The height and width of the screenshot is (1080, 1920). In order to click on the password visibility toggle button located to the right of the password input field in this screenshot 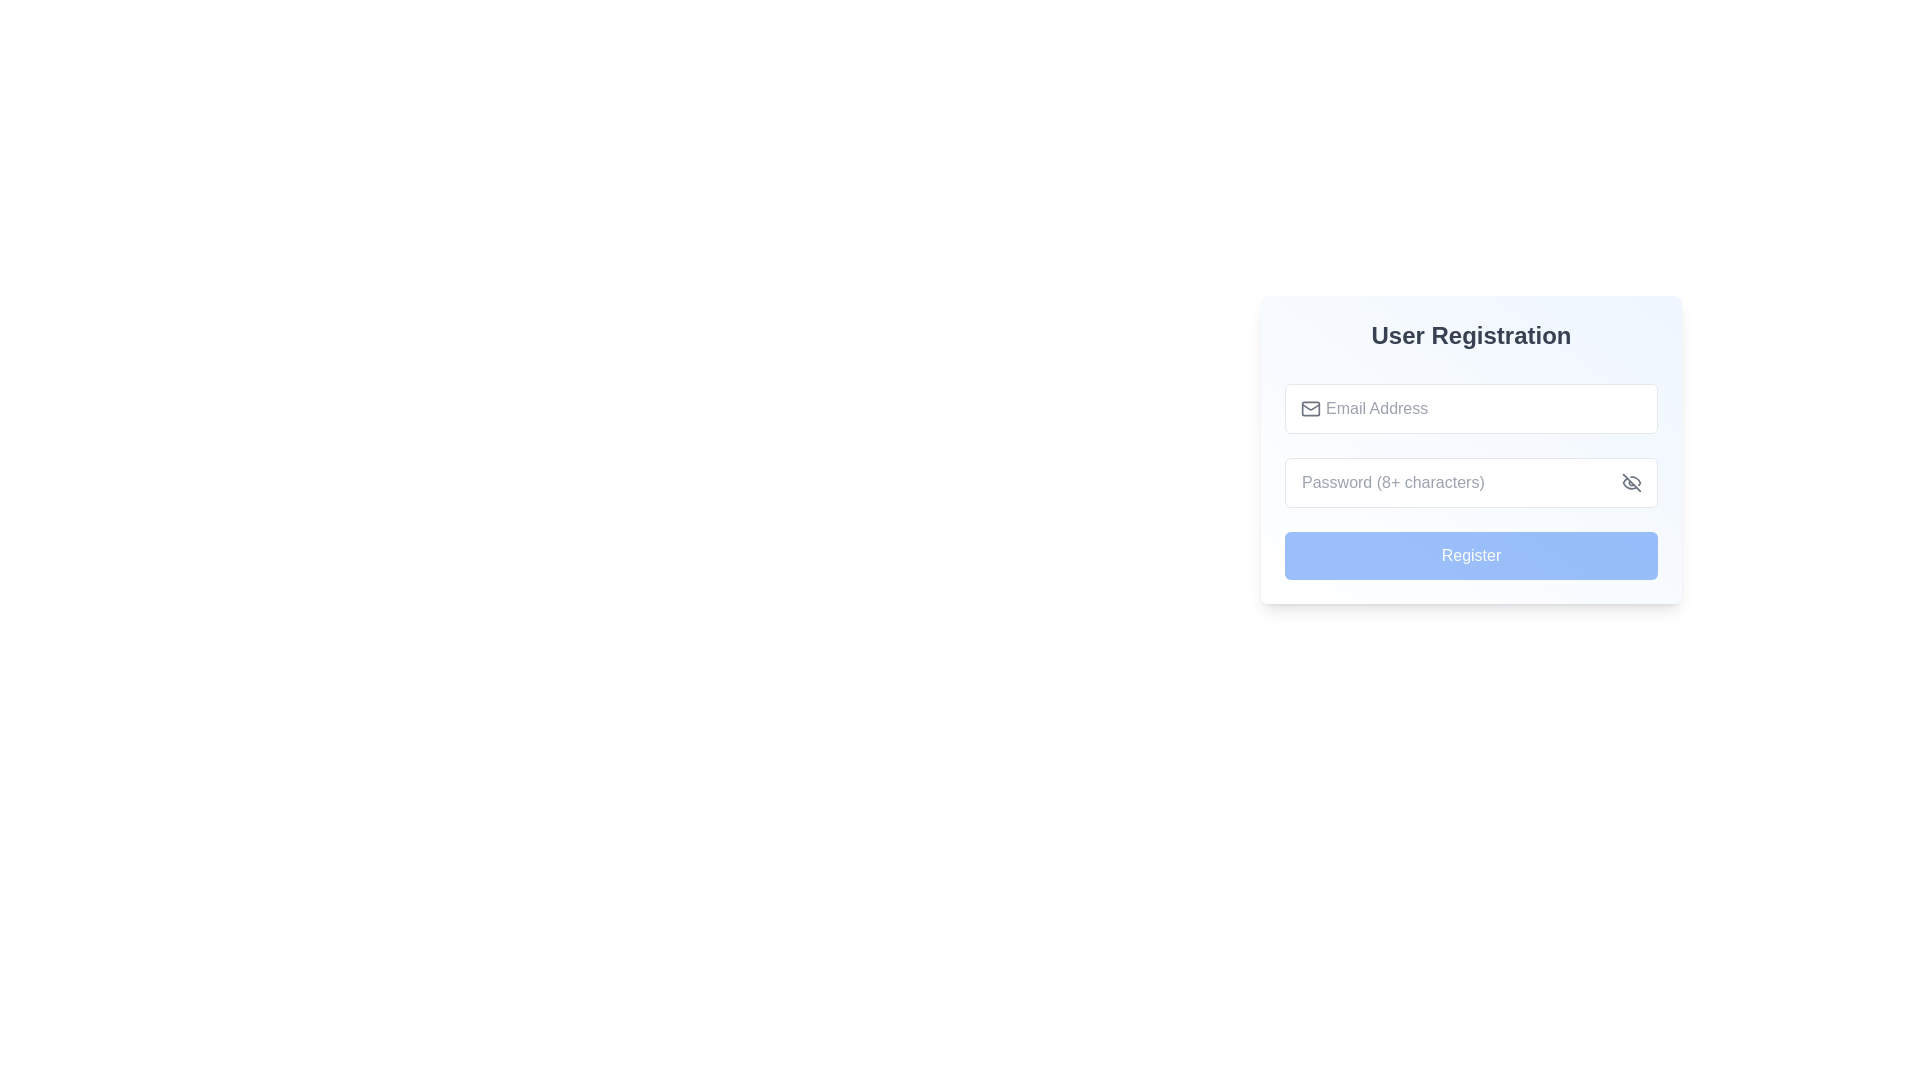, I will do `click(1632, 482)`.